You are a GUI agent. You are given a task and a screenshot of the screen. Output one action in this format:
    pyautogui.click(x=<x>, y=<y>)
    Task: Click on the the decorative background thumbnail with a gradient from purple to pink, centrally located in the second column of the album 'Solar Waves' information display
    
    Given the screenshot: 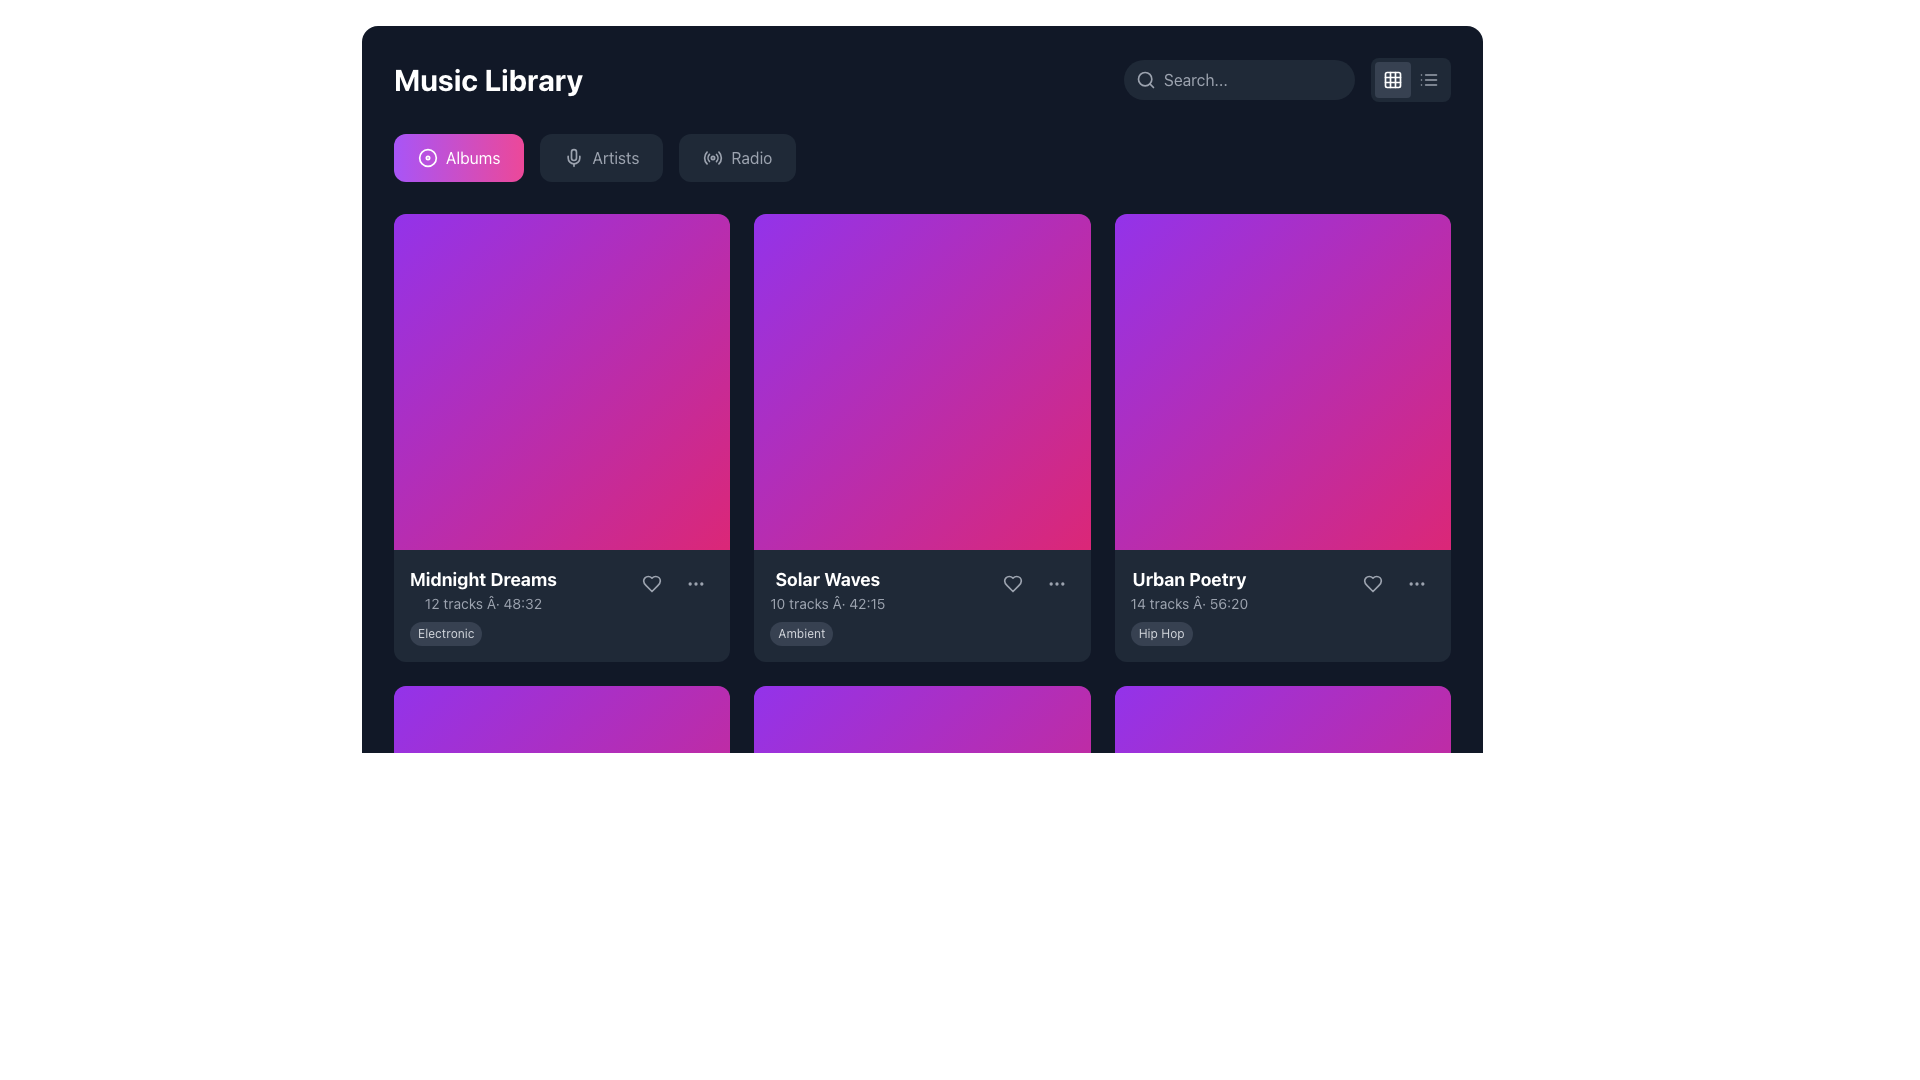 What is the action you would take?
    pyautogui.click(x=921, y=382)
    